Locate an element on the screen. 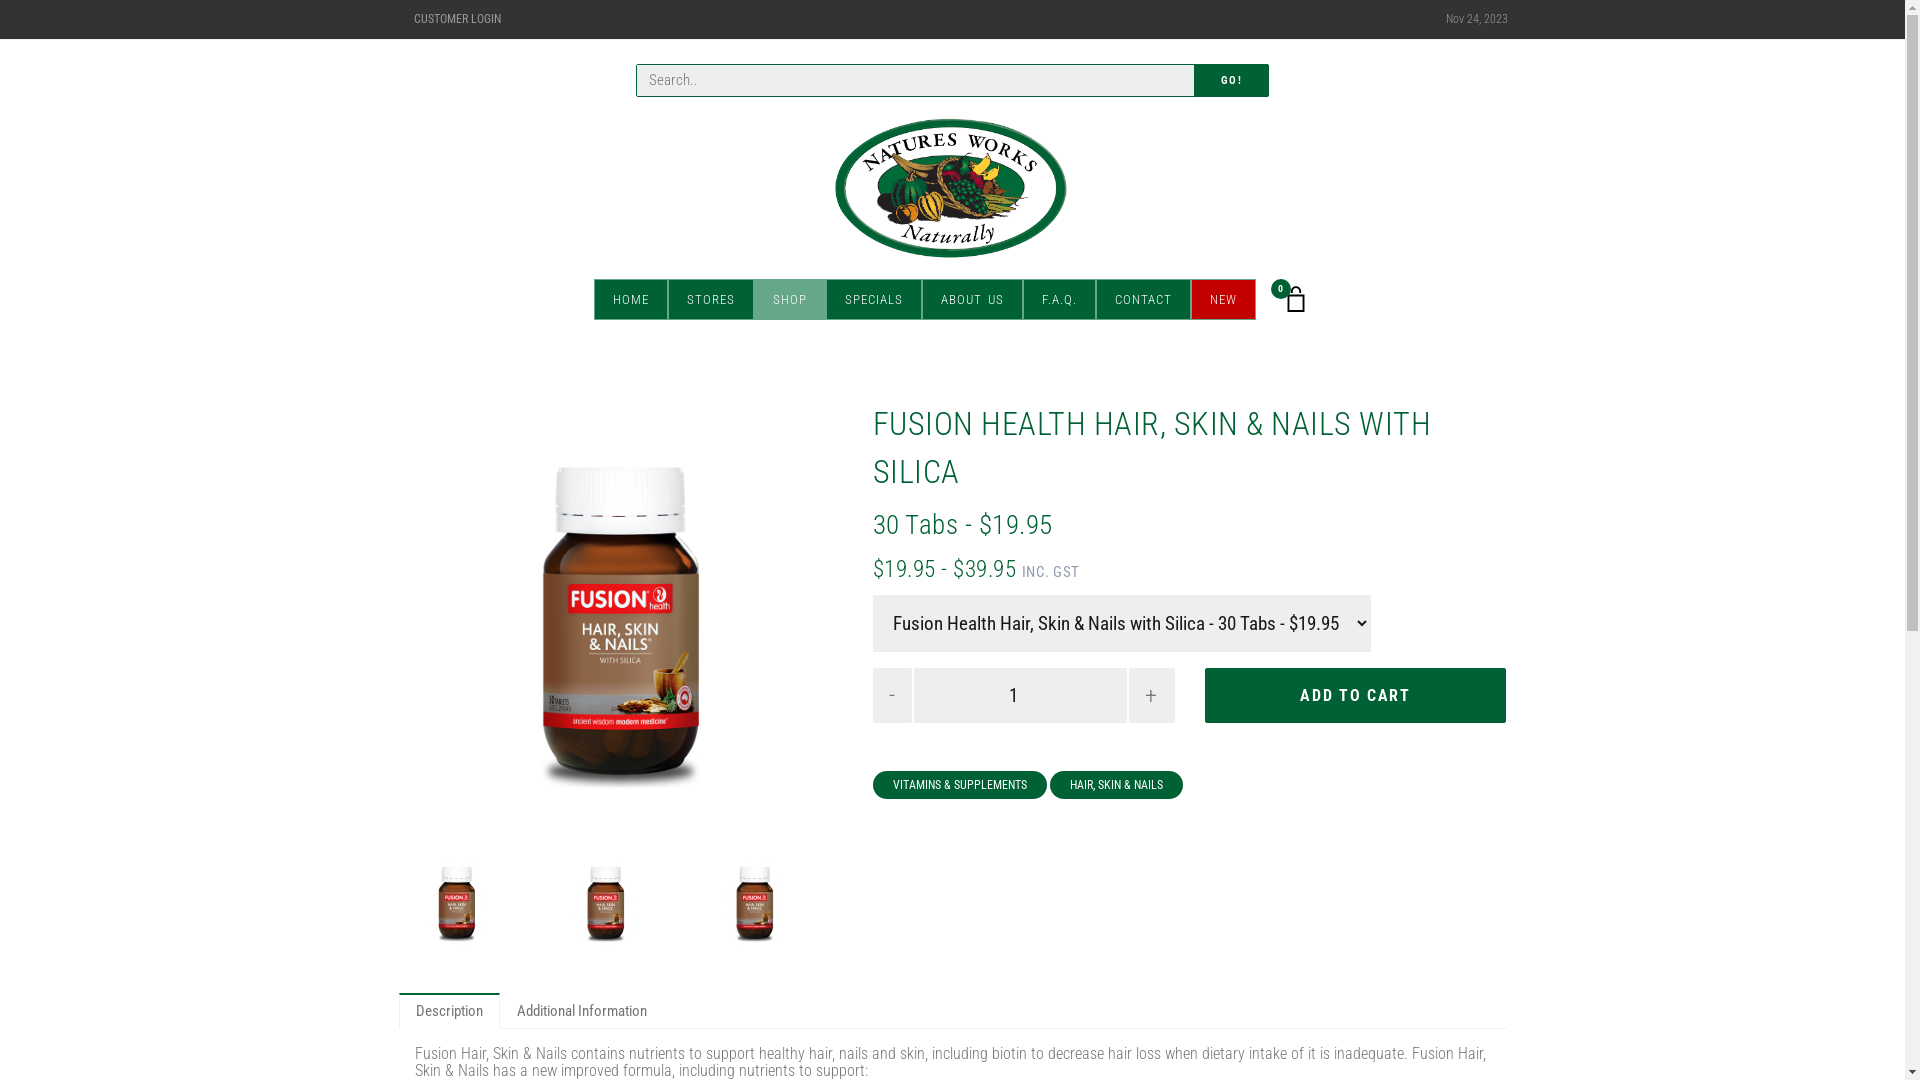  'F.A.Q.' is located at coordinates (1057, 298).